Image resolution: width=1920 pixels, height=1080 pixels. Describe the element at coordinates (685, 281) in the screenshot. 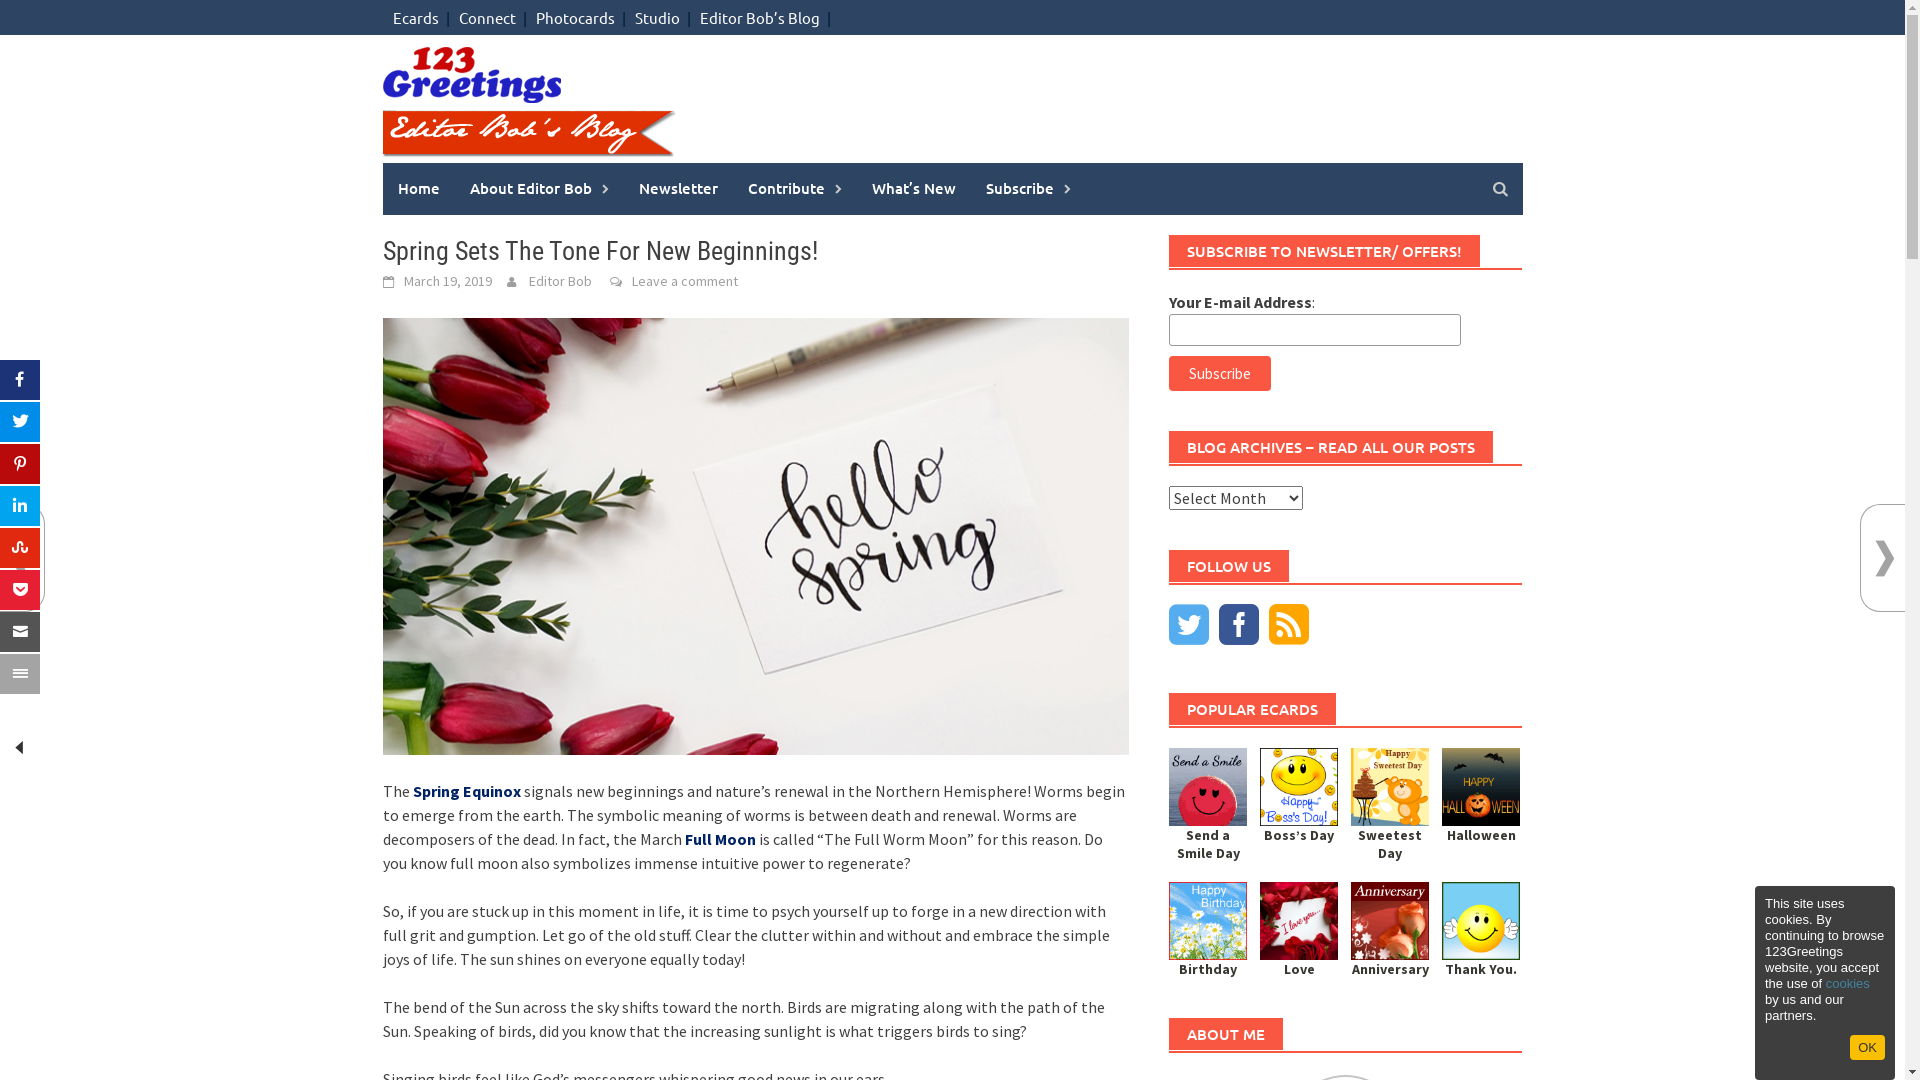

I see `'Leave a comment'` at that location.